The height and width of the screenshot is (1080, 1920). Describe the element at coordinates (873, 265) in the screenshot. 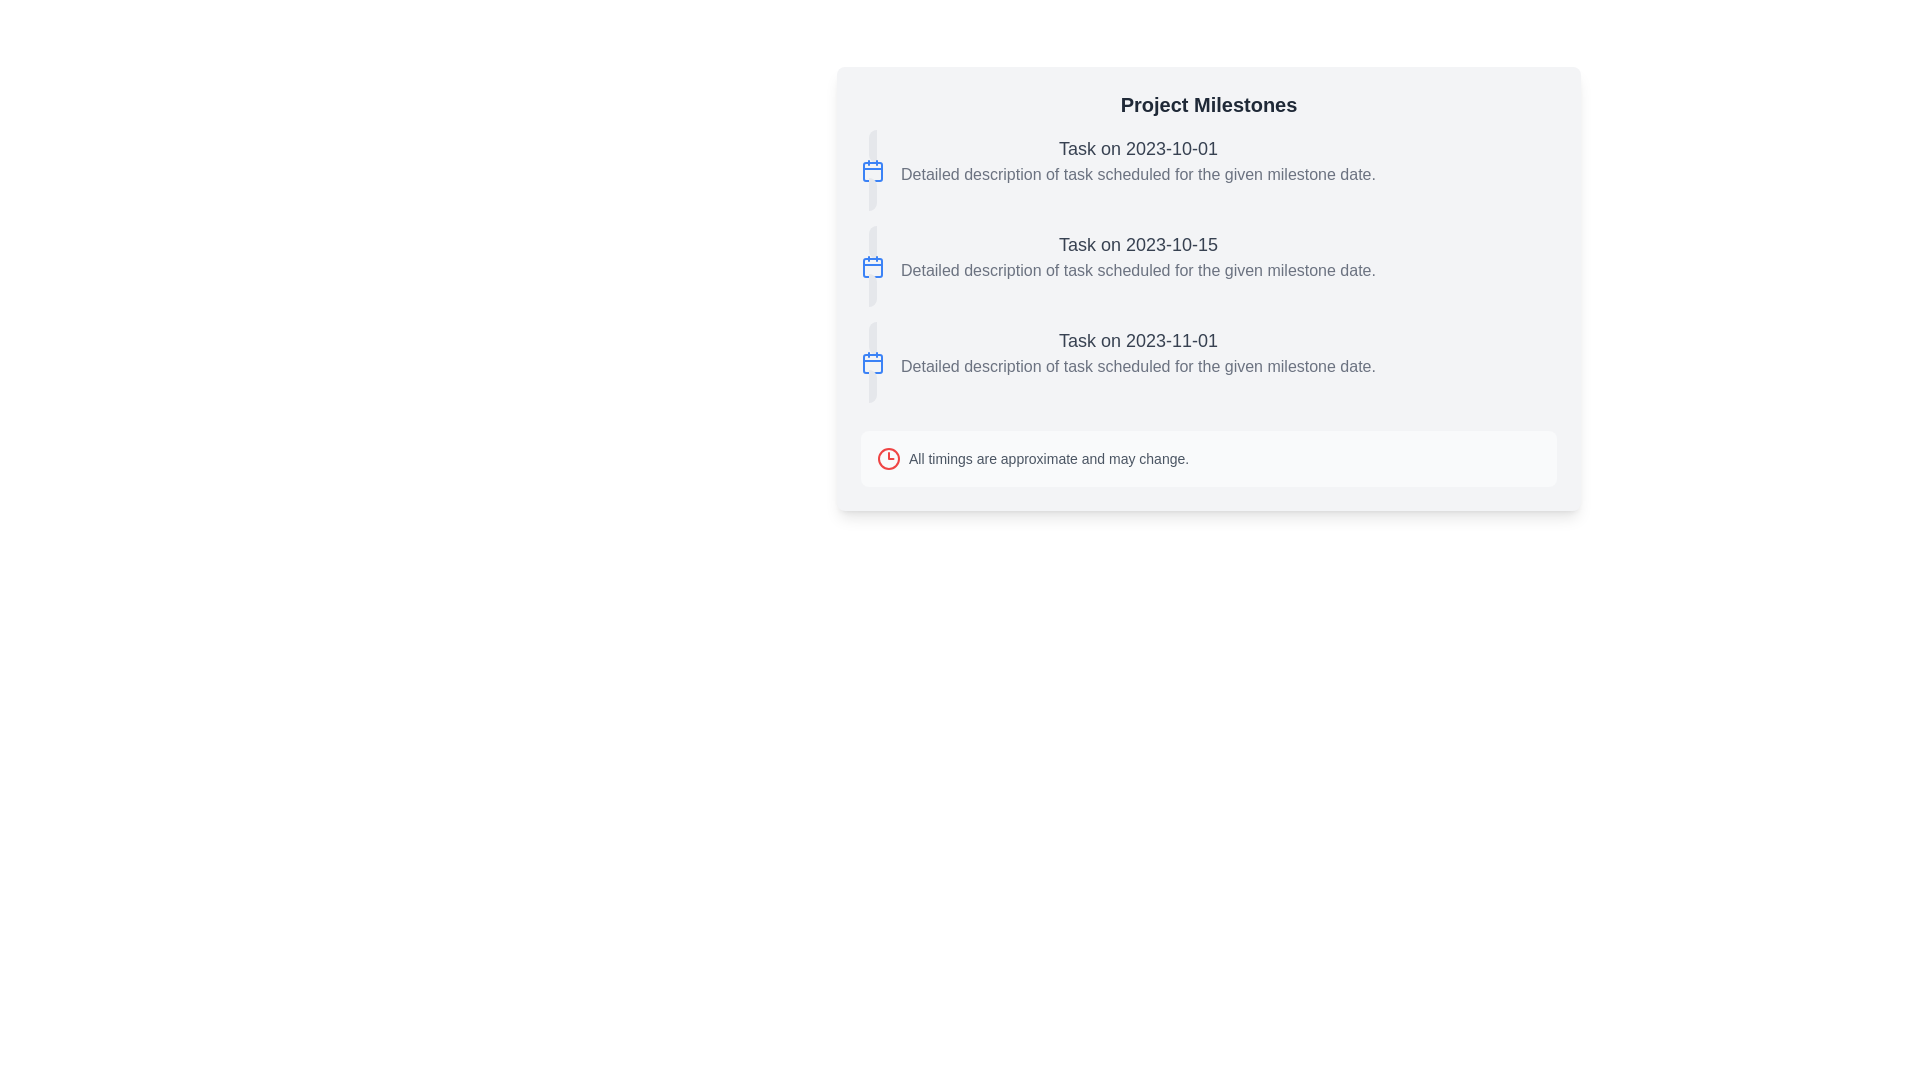

I see `the circular gray icon button with a blue calendar icon, which is the second icon in a vertical sequence, located next to the milestone text for 'Task on 2023-10-15'` at that location.